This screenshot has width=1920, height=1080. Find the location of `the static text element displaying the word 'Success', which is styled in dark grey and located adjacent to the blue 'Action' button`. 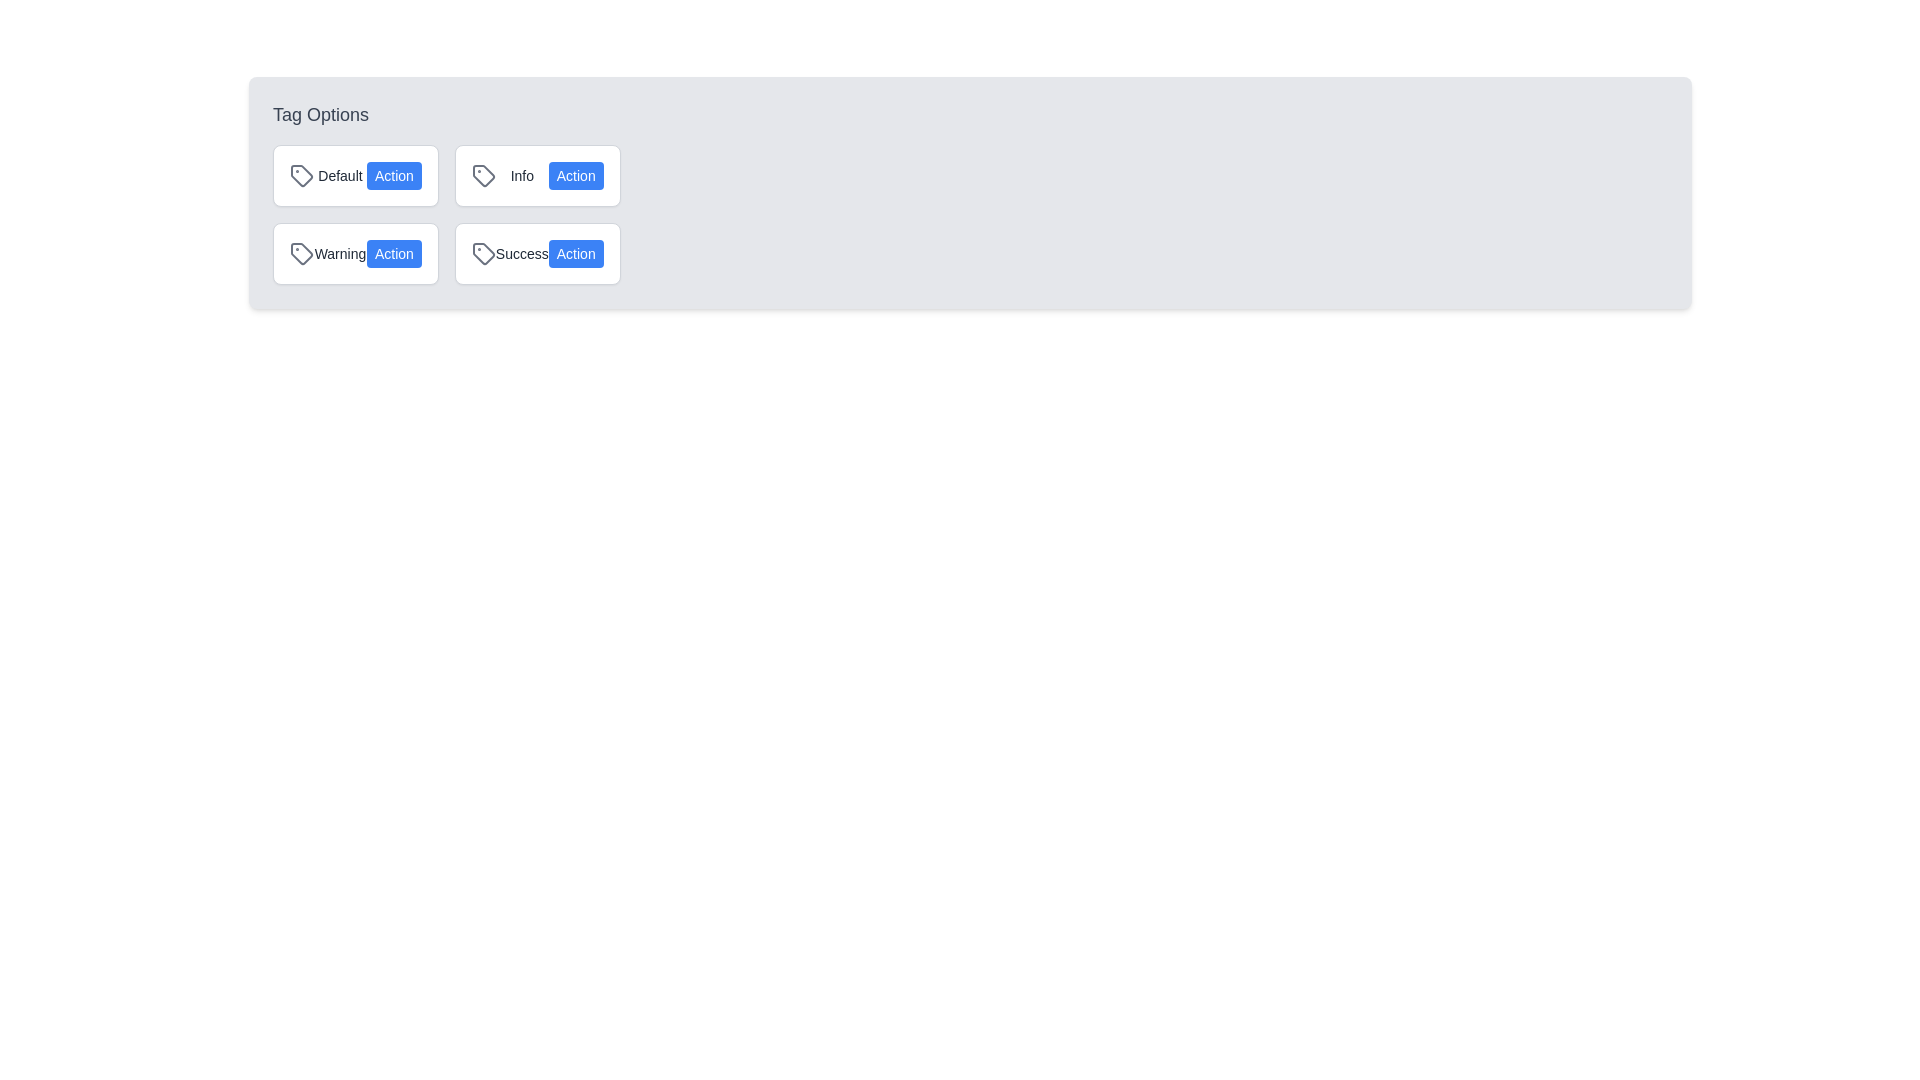

the static text element displaying the word 'Success', which is styled in dark grey and located adjacent to the blue 'Action' button is located at coordinates (522, 253).